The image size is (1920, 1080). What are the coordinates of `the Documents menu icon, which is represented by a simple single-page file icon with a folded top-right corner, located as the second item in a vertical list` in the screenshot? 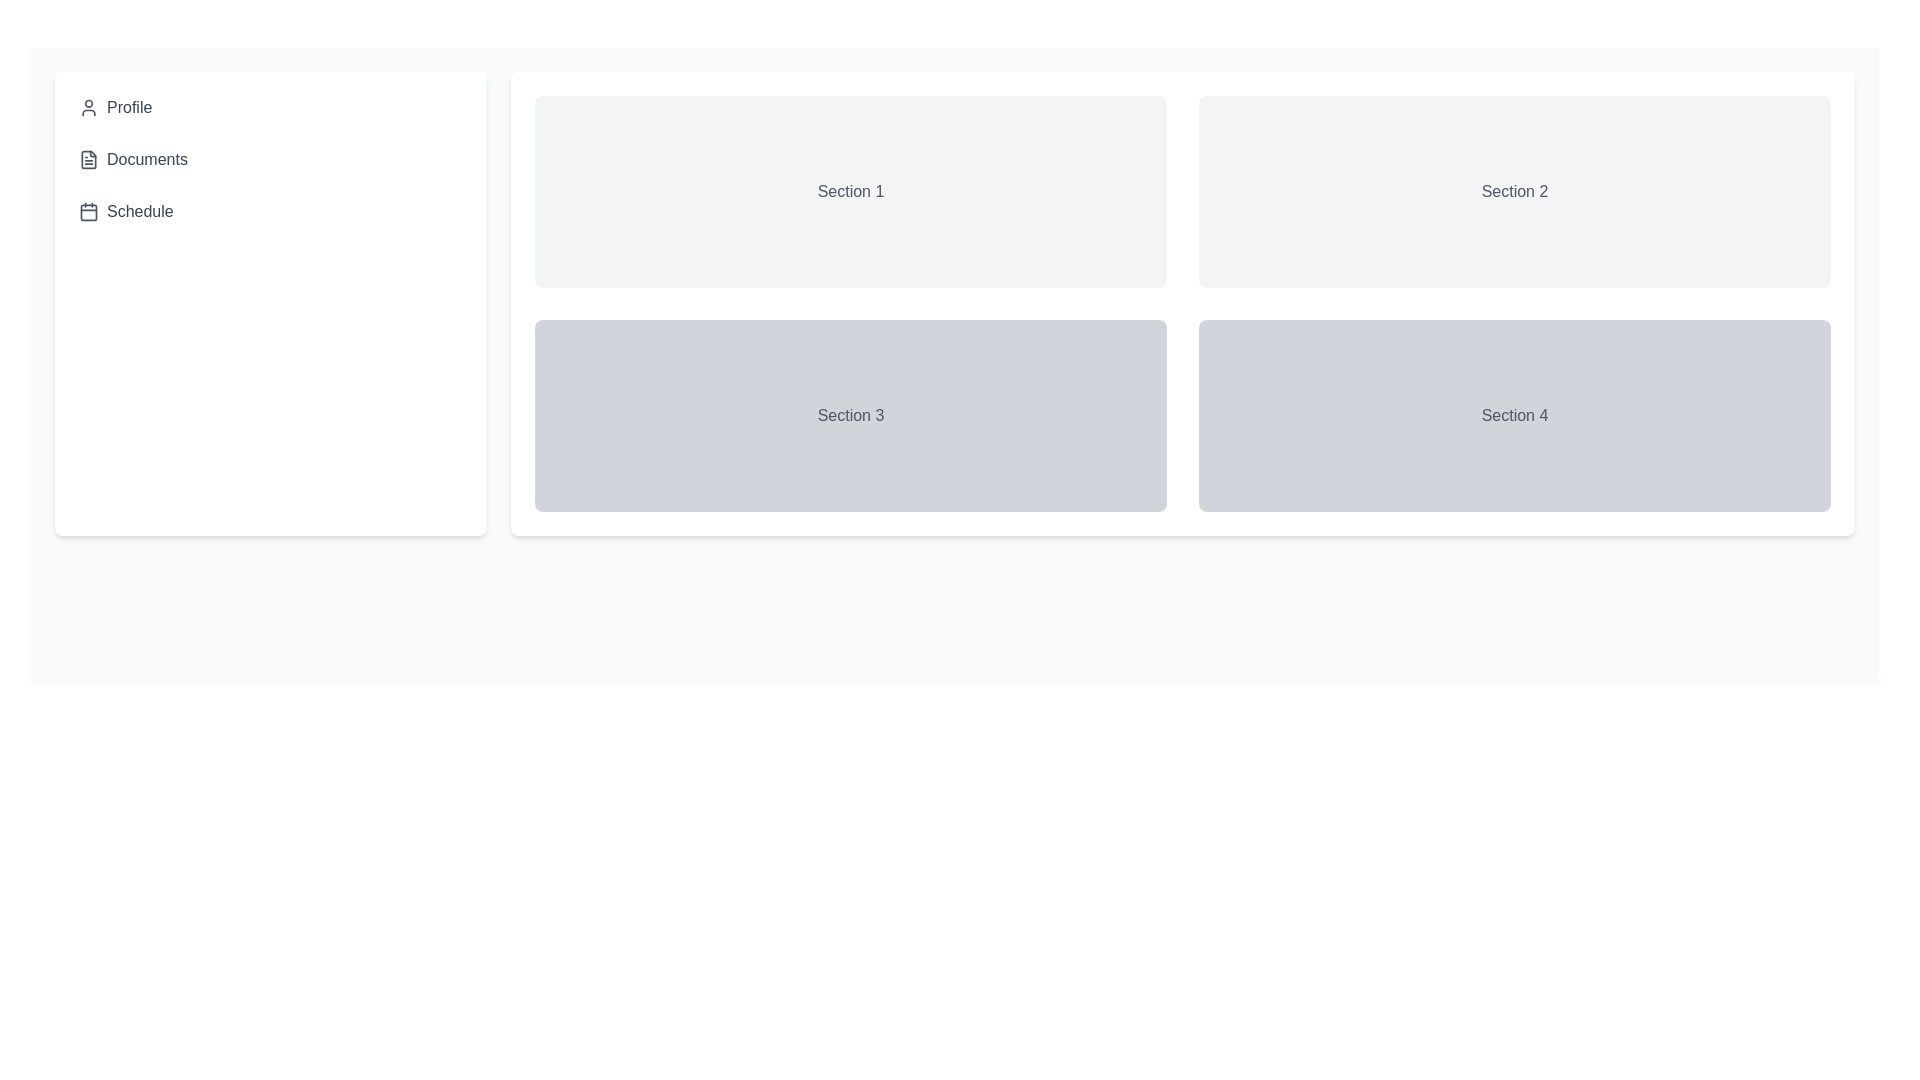 It's located at (88, 158).